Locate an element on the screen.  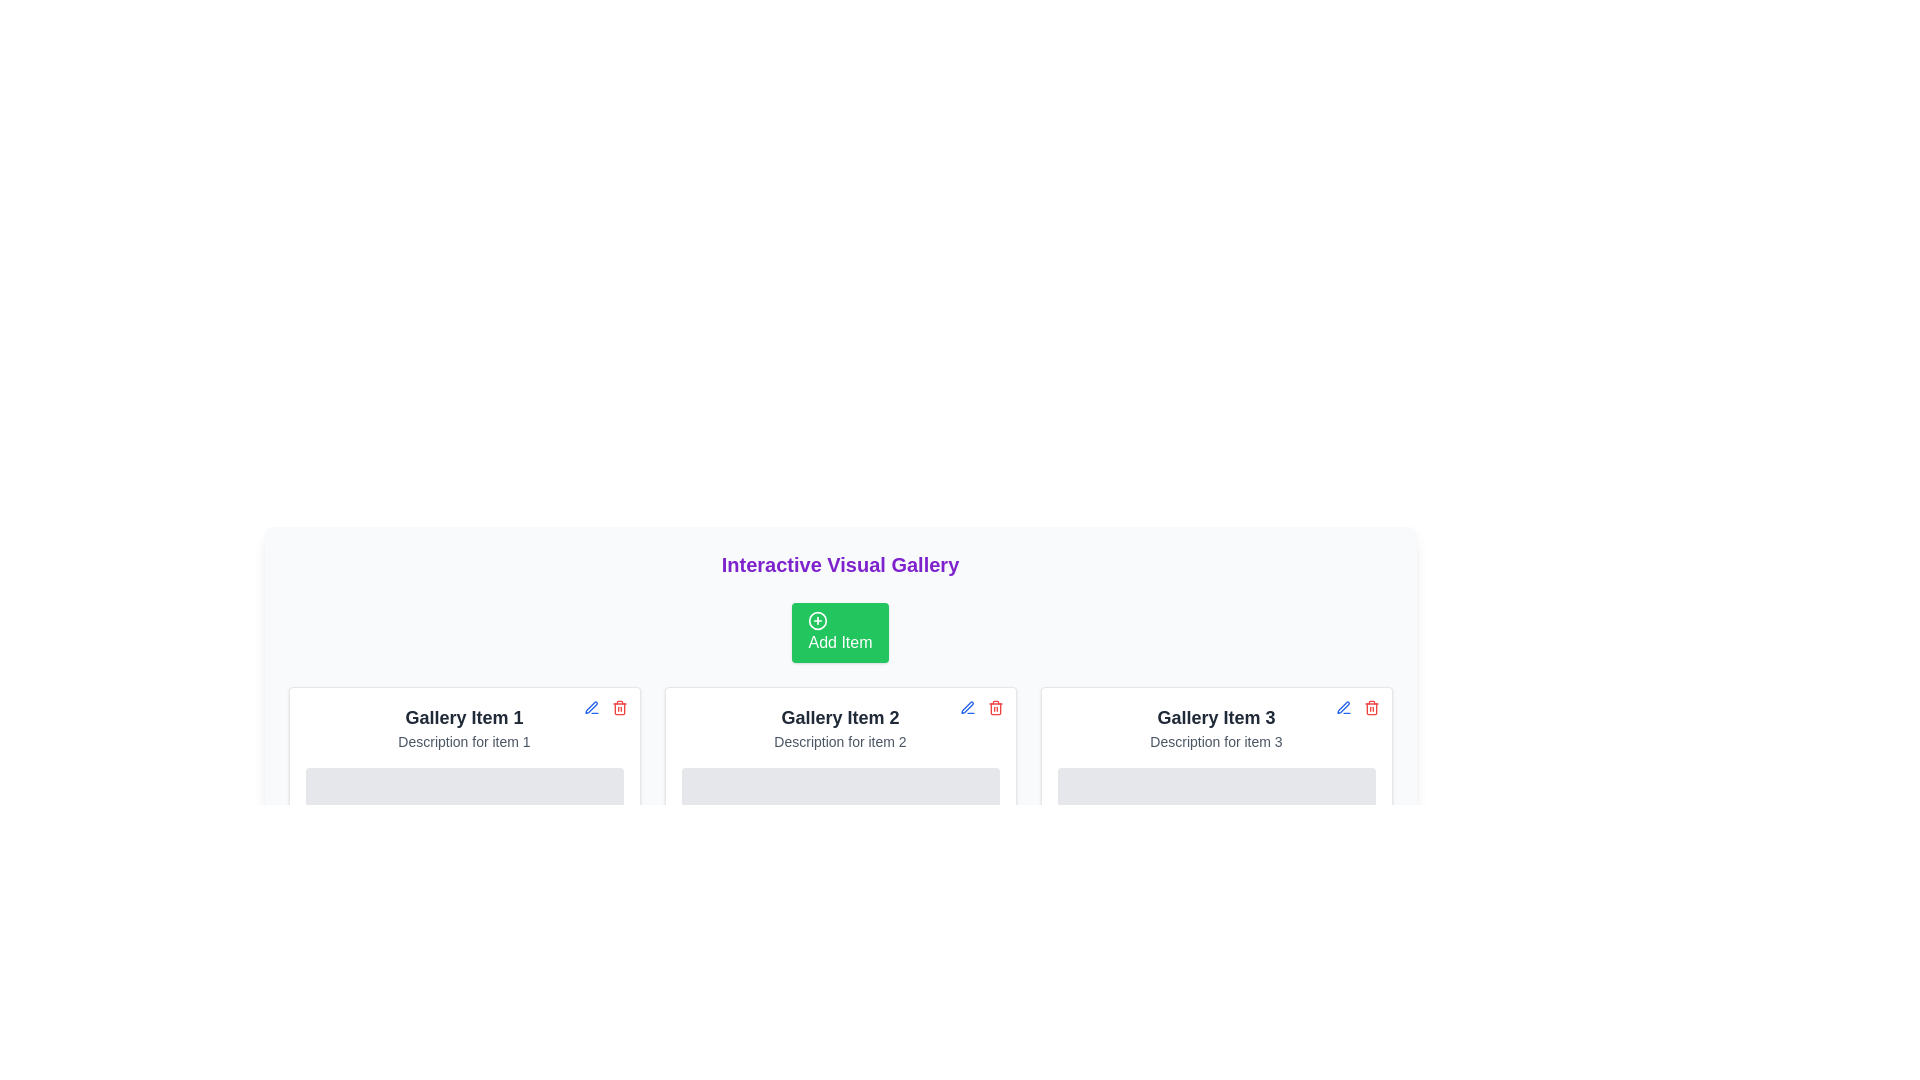
the static text element displaying 'Description for item 1' which is located beneath 'Gallery Item 1' and above a placeholder image in the first card of the gallery layout is located at coordinates (463, 741).